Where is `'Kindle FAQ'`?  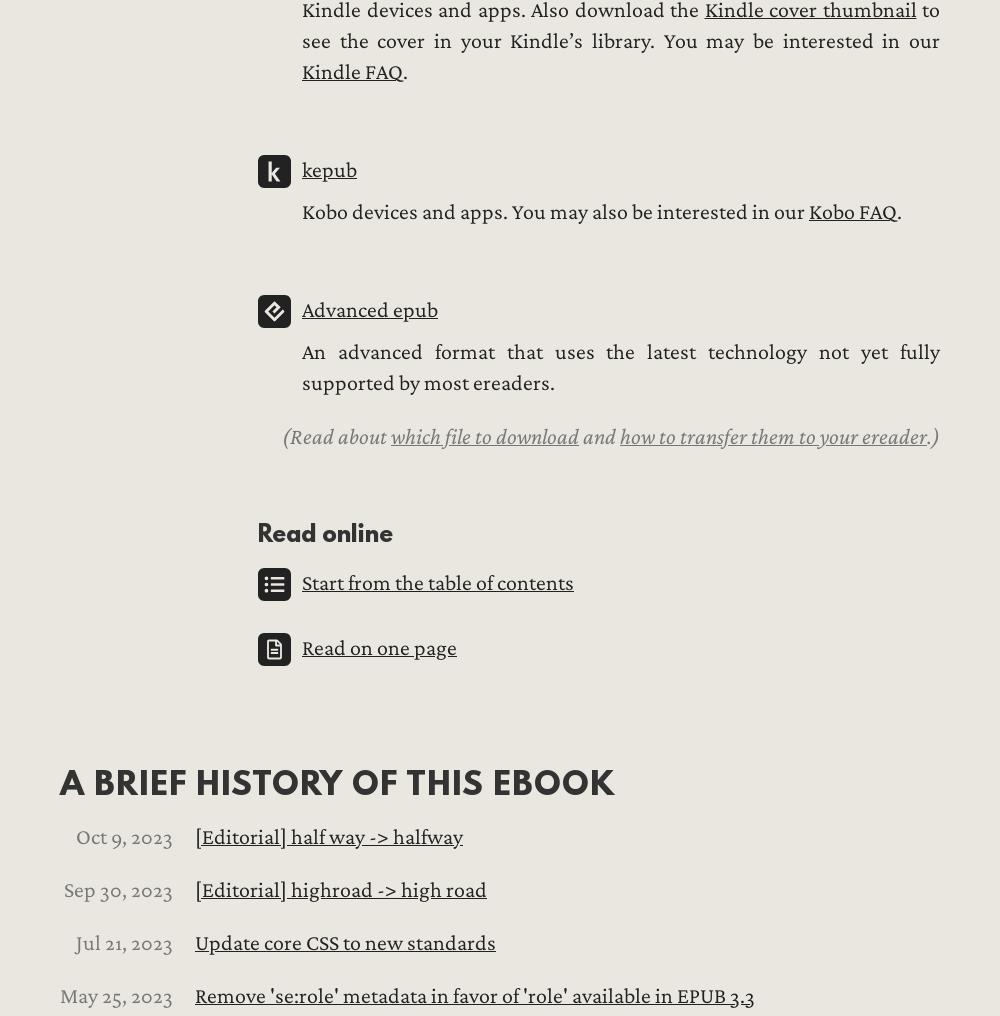
'Kindle FAQ' is located at coordinates (351, 72).